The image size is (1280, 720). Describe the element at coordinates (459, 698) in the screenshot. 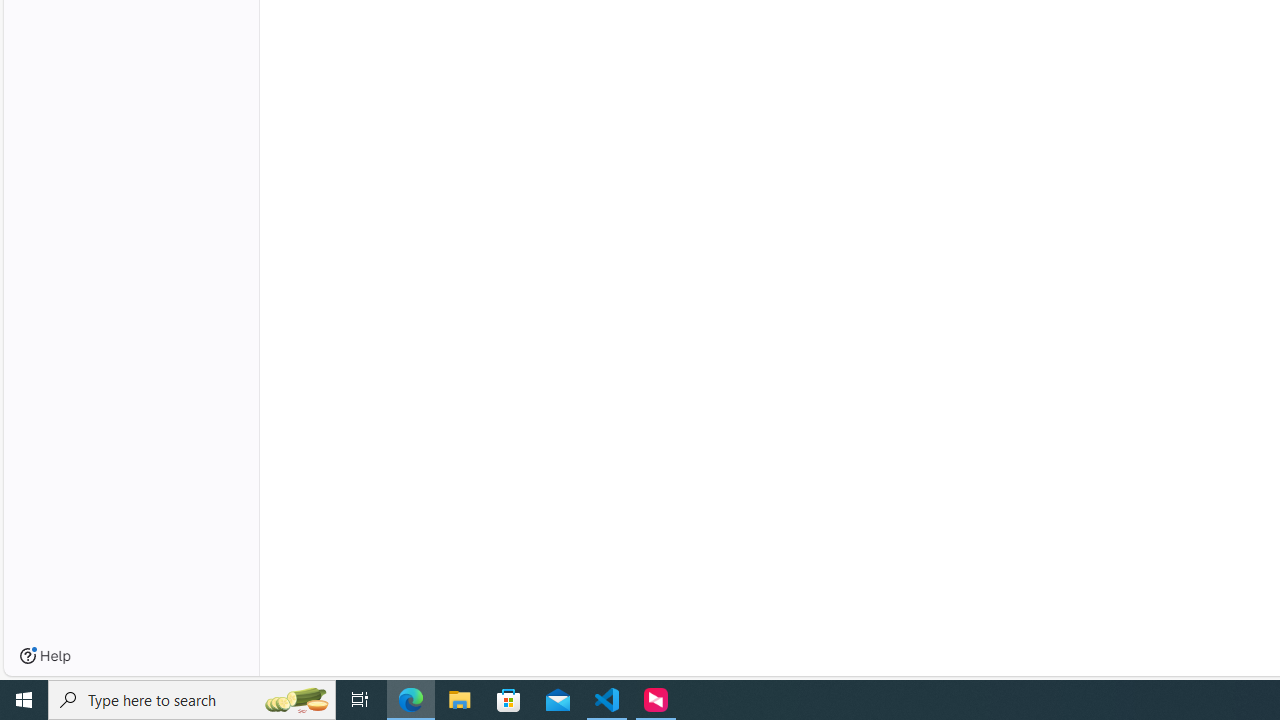

I see `'File Explorer'` at that location.